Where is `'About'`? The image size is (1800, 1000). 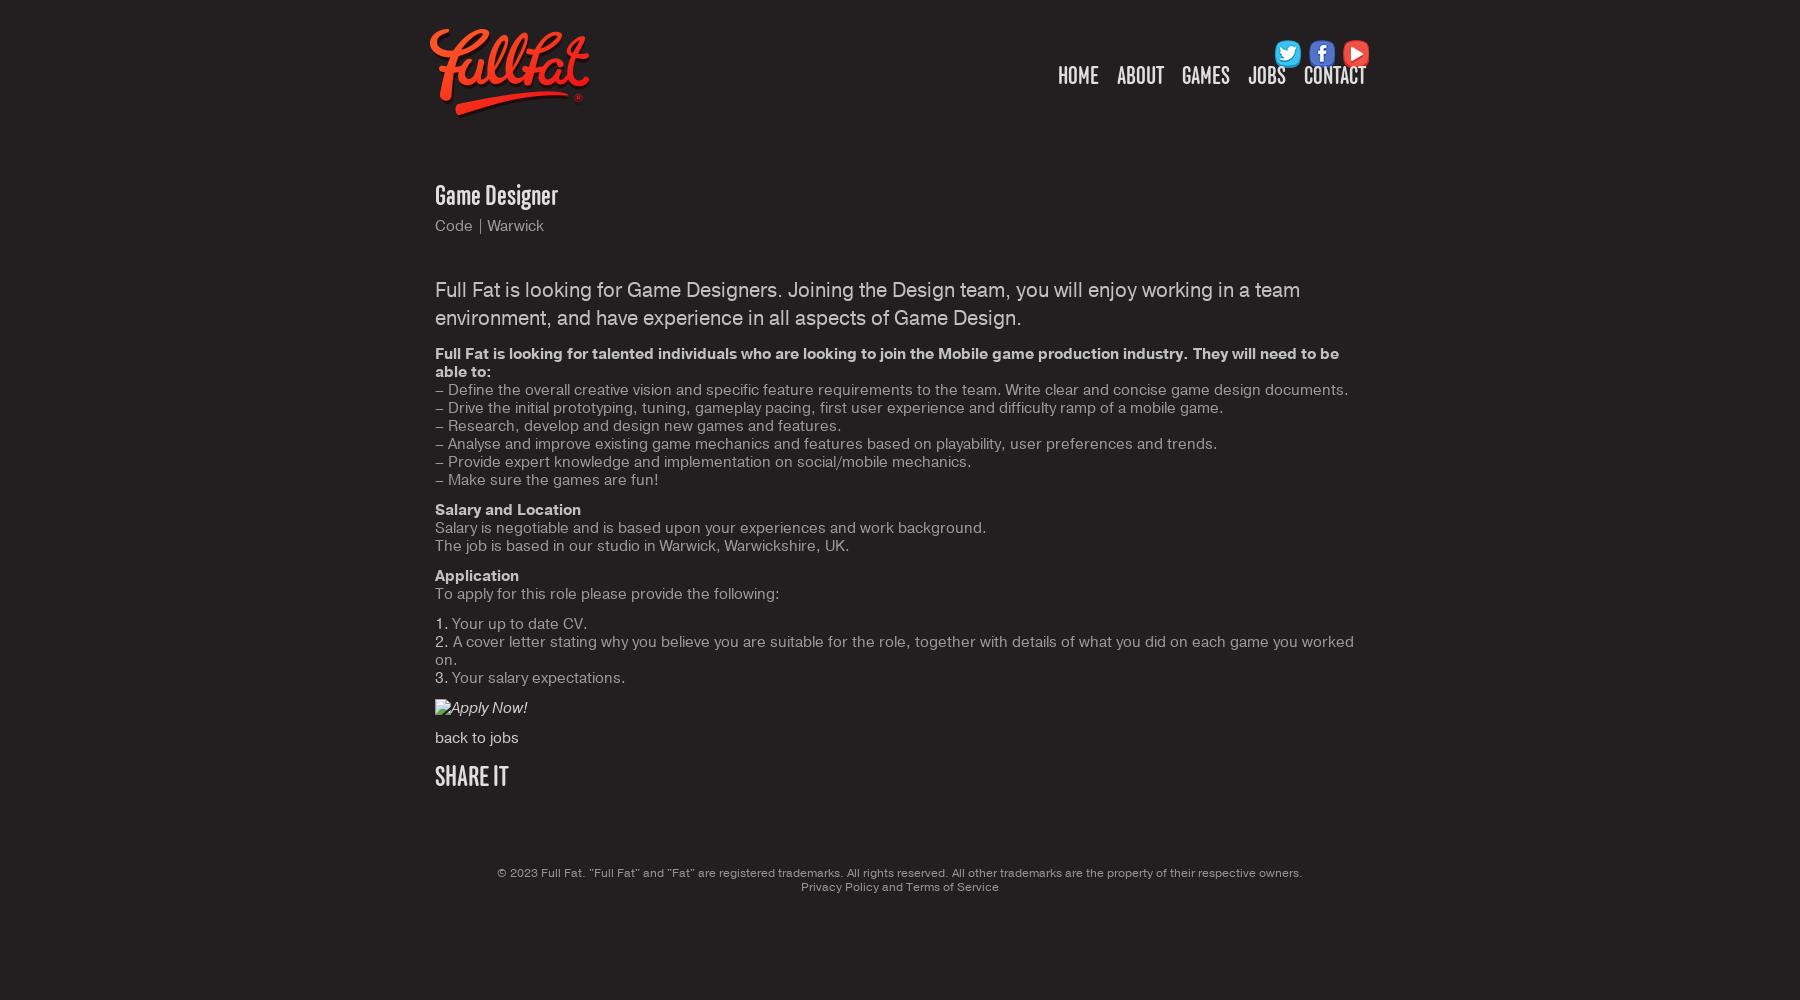
'About' is located at coordinates (1139, 75).